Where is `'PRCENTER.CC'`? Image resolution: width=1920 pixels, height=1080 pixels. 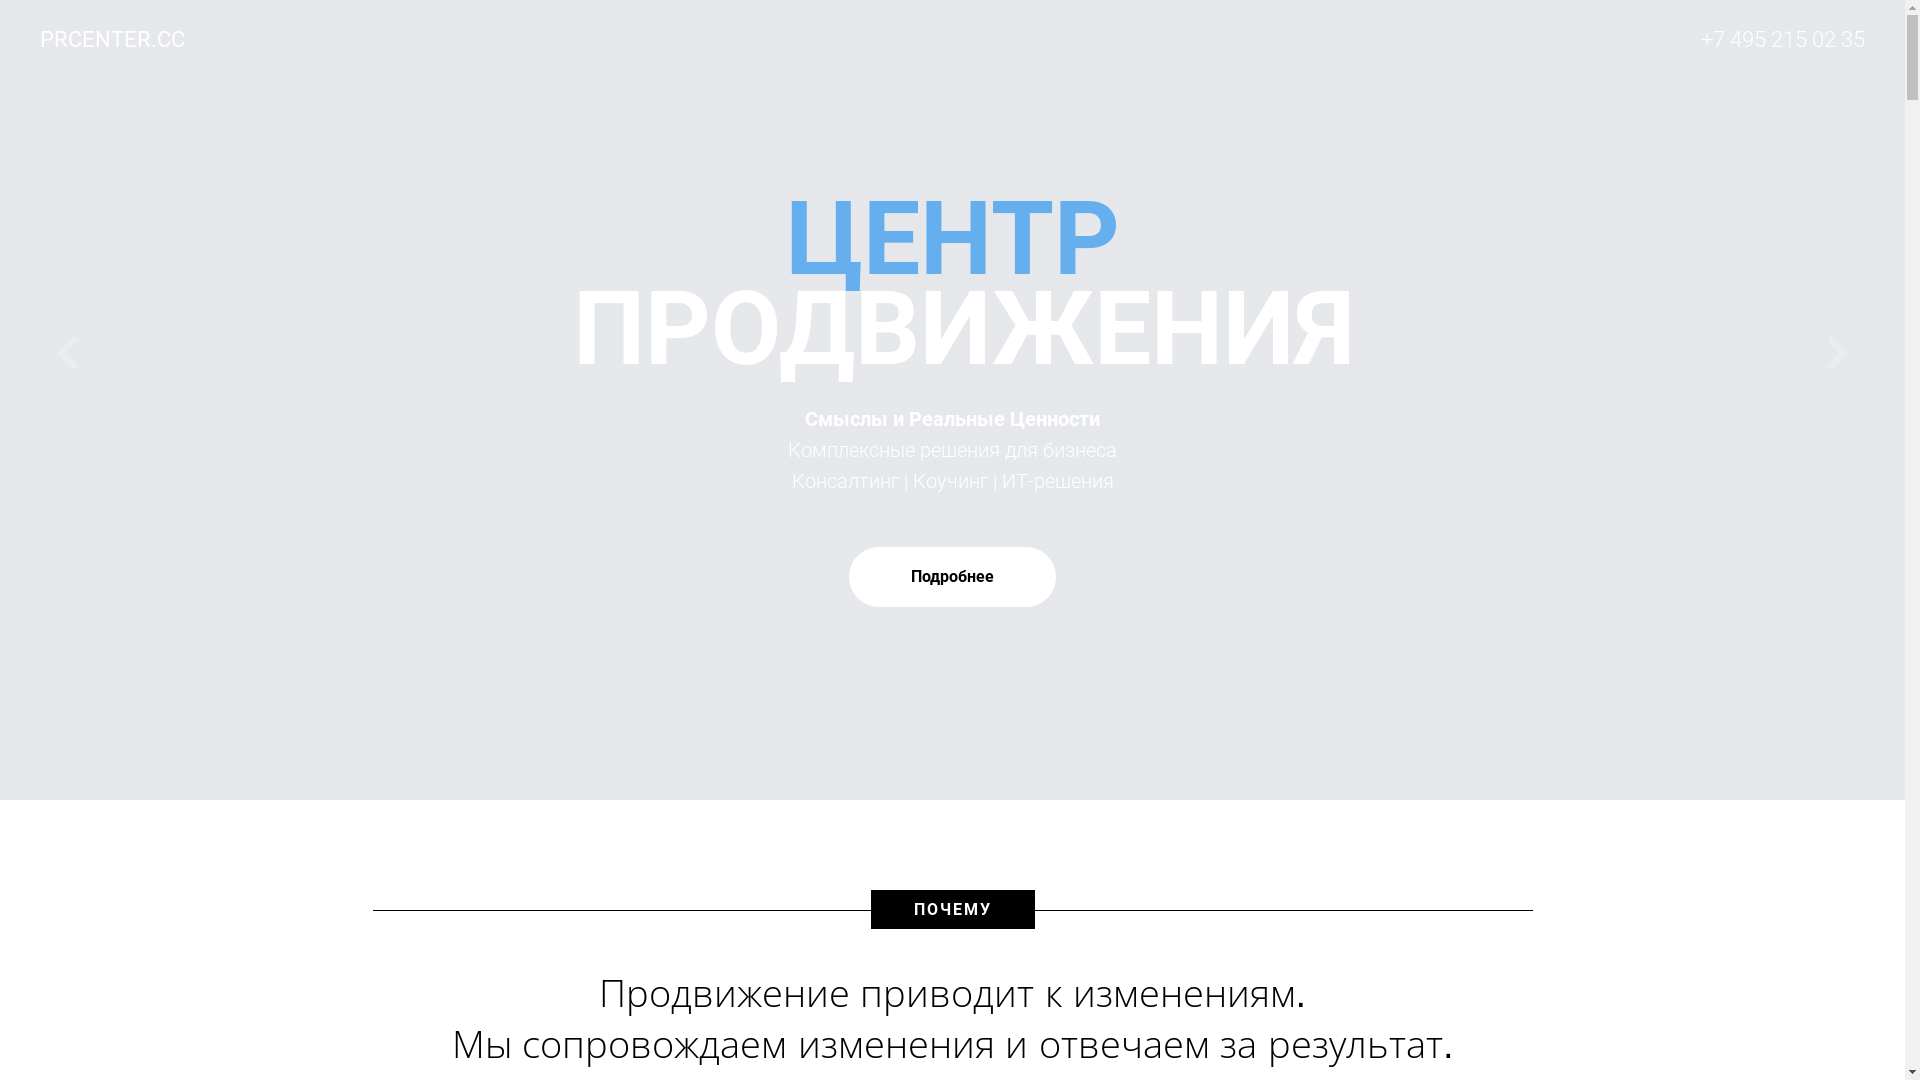 'PRCENTER.CC' is located at coordinates (126, 39).